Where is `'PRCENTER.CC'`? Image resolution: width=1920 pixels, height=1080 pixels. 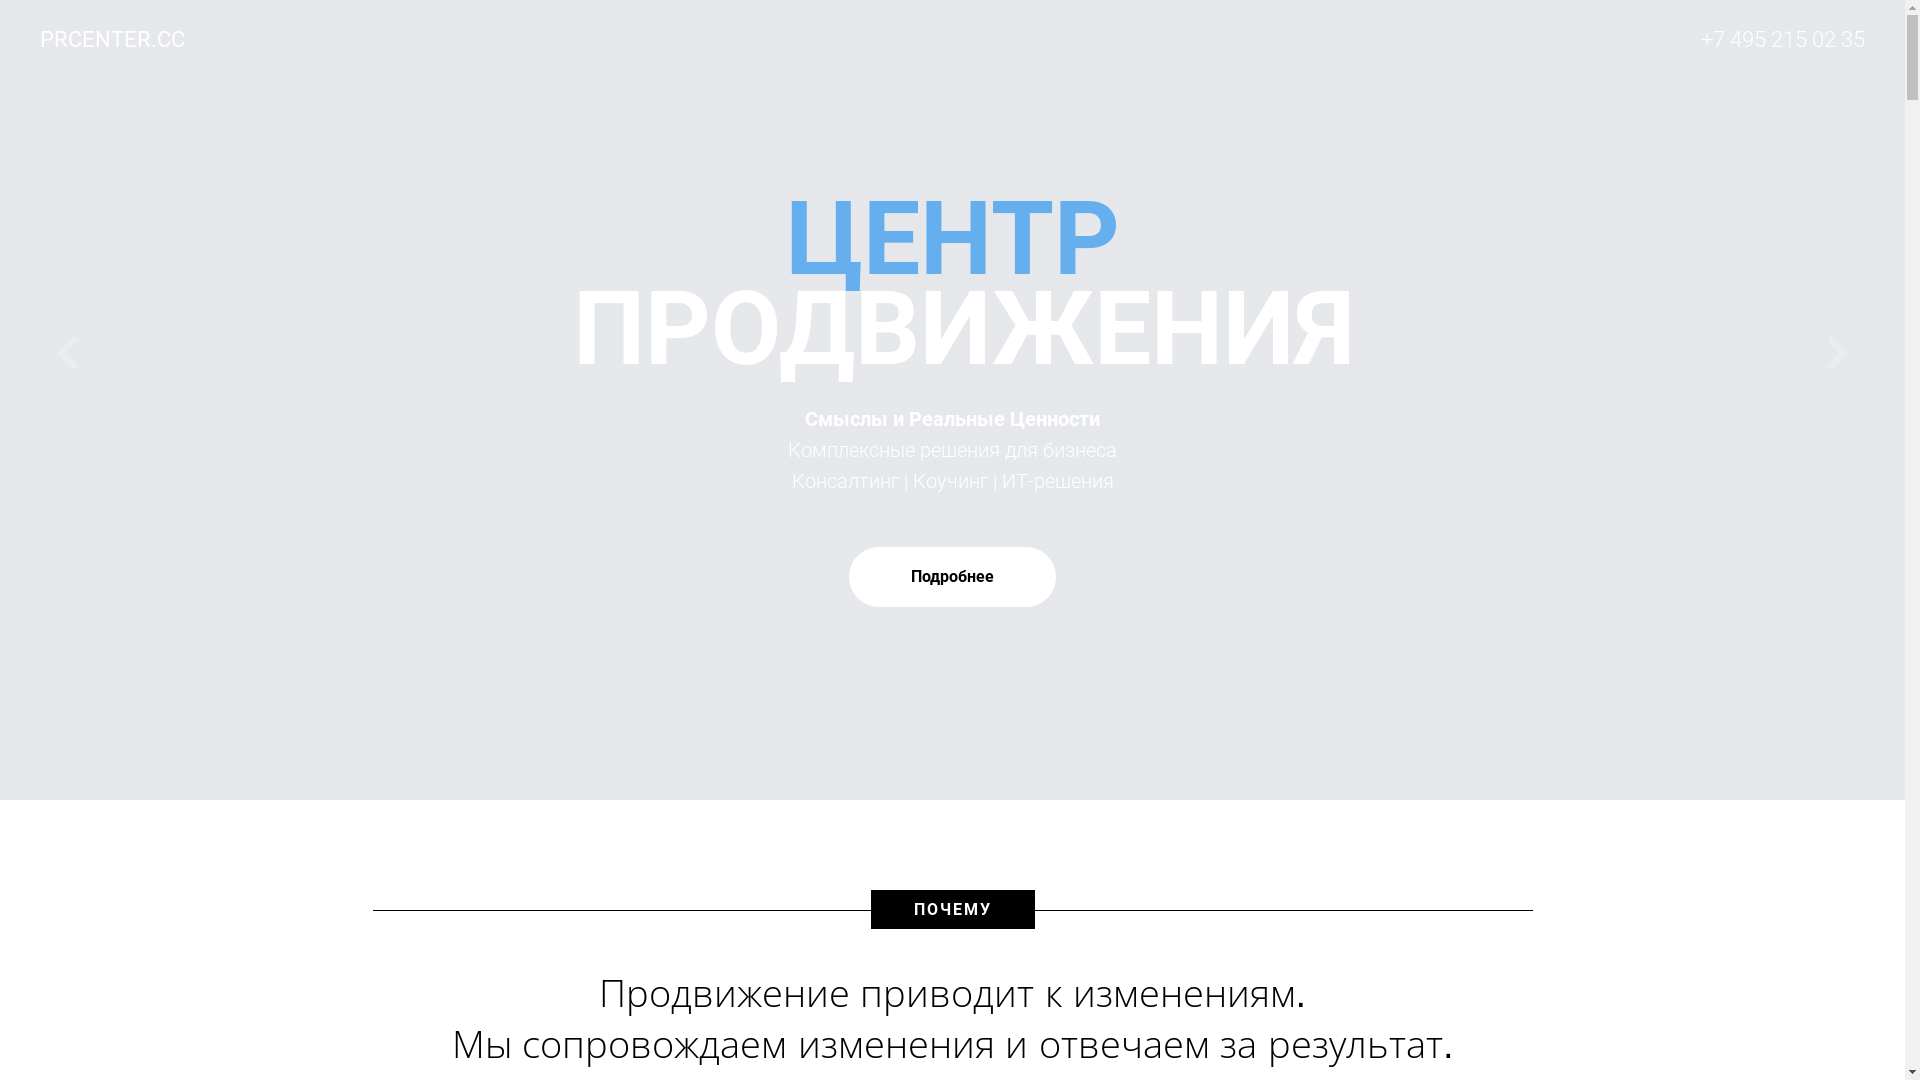 'PRCENTER.CC' is located at coordinates (126, 39).